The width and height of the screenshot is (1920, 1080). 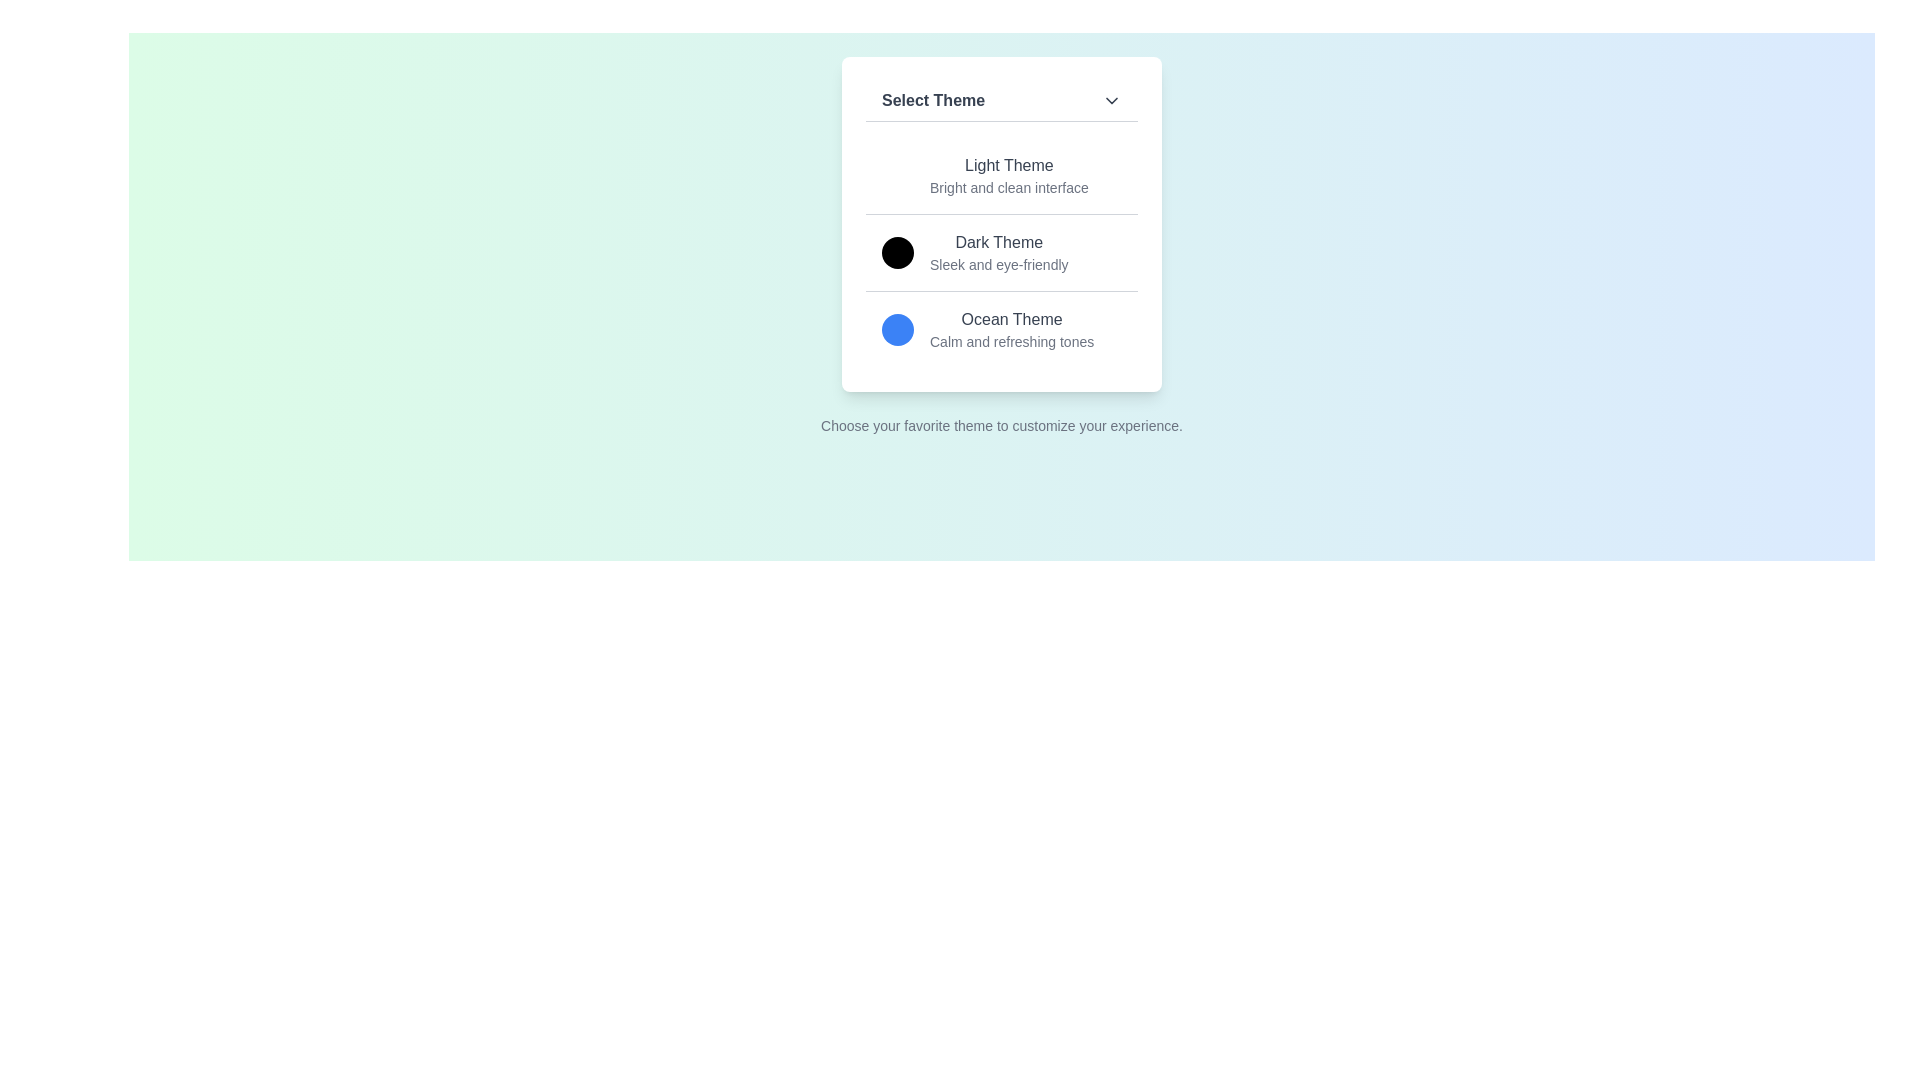 What do you see at coordinates (1002, 328) in the screenshot?
I see `the theme Ocean Theme by clicking on its corresponding option` at bounding box center [1002, 328].